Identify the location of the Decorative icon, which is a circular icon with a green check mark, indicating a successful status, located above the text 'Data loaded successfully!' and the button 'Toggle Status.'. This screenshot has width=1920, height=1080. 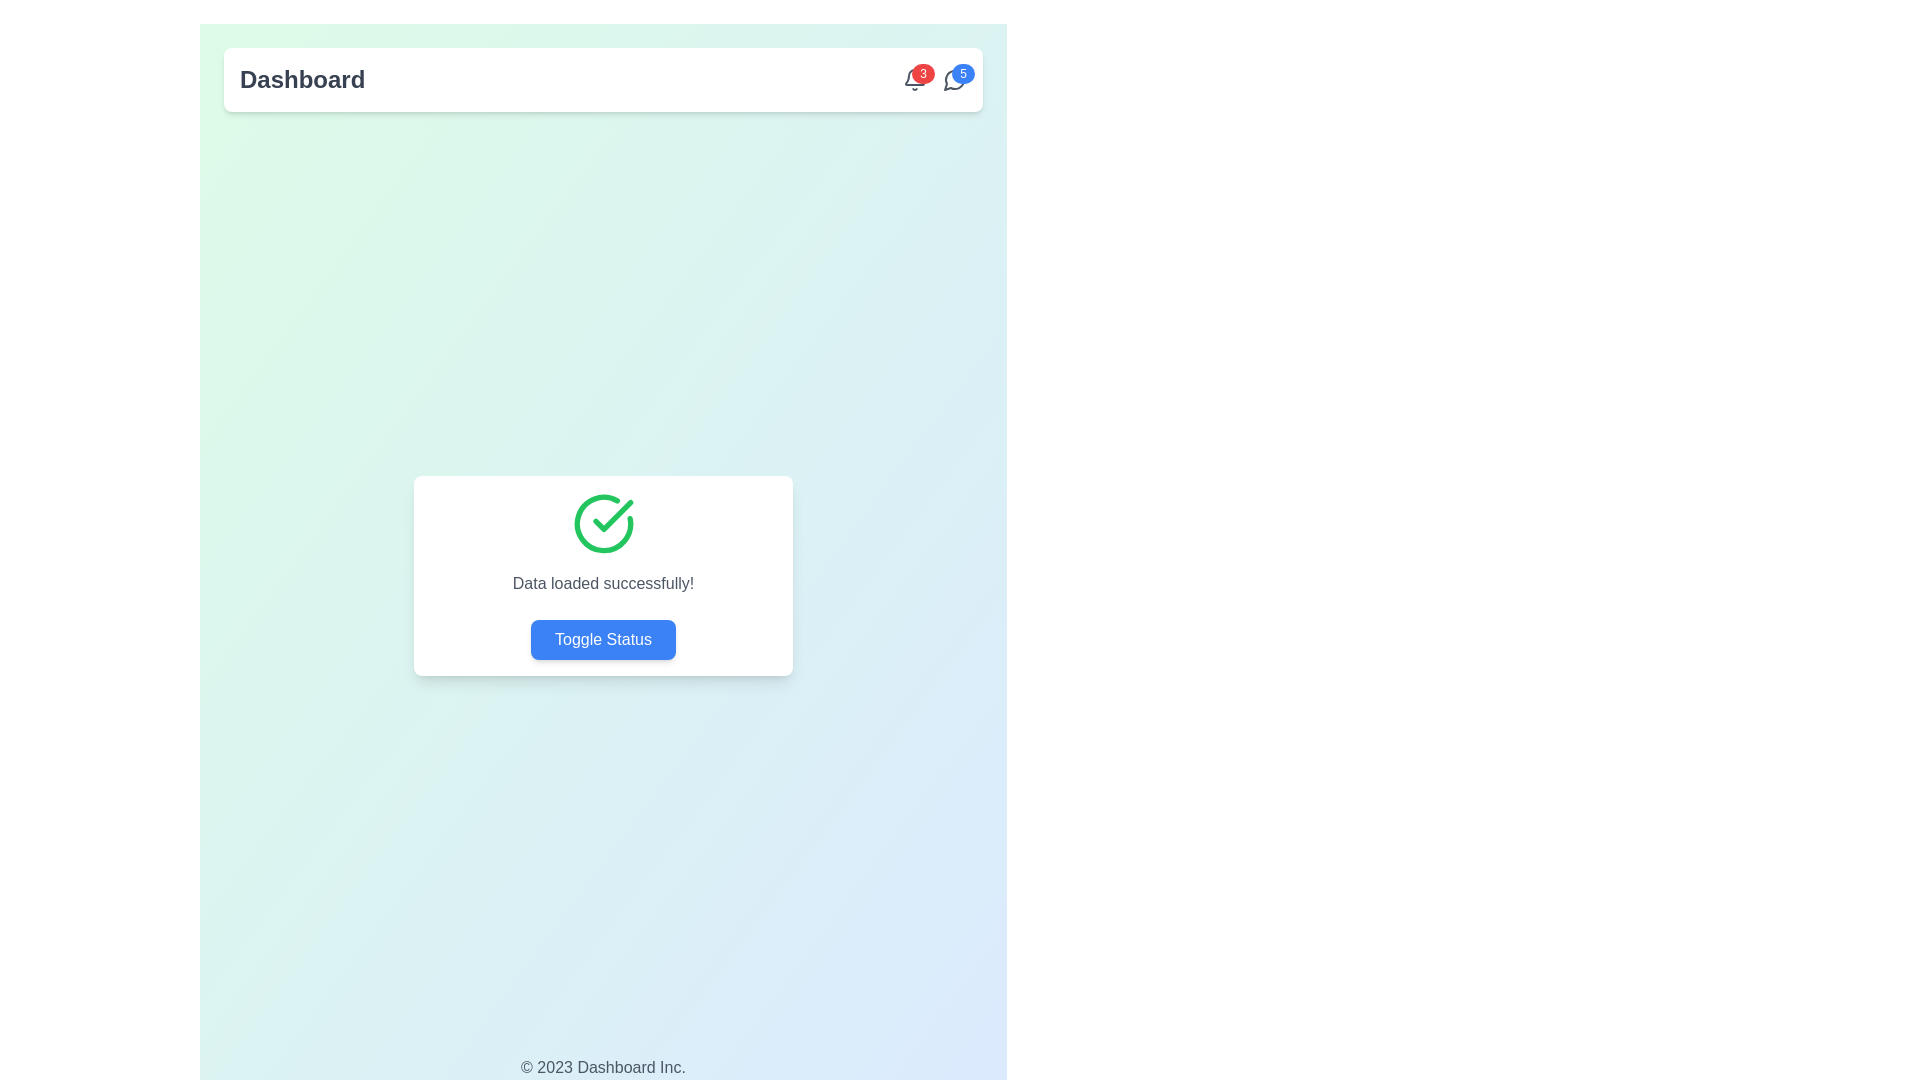
(602, 523).